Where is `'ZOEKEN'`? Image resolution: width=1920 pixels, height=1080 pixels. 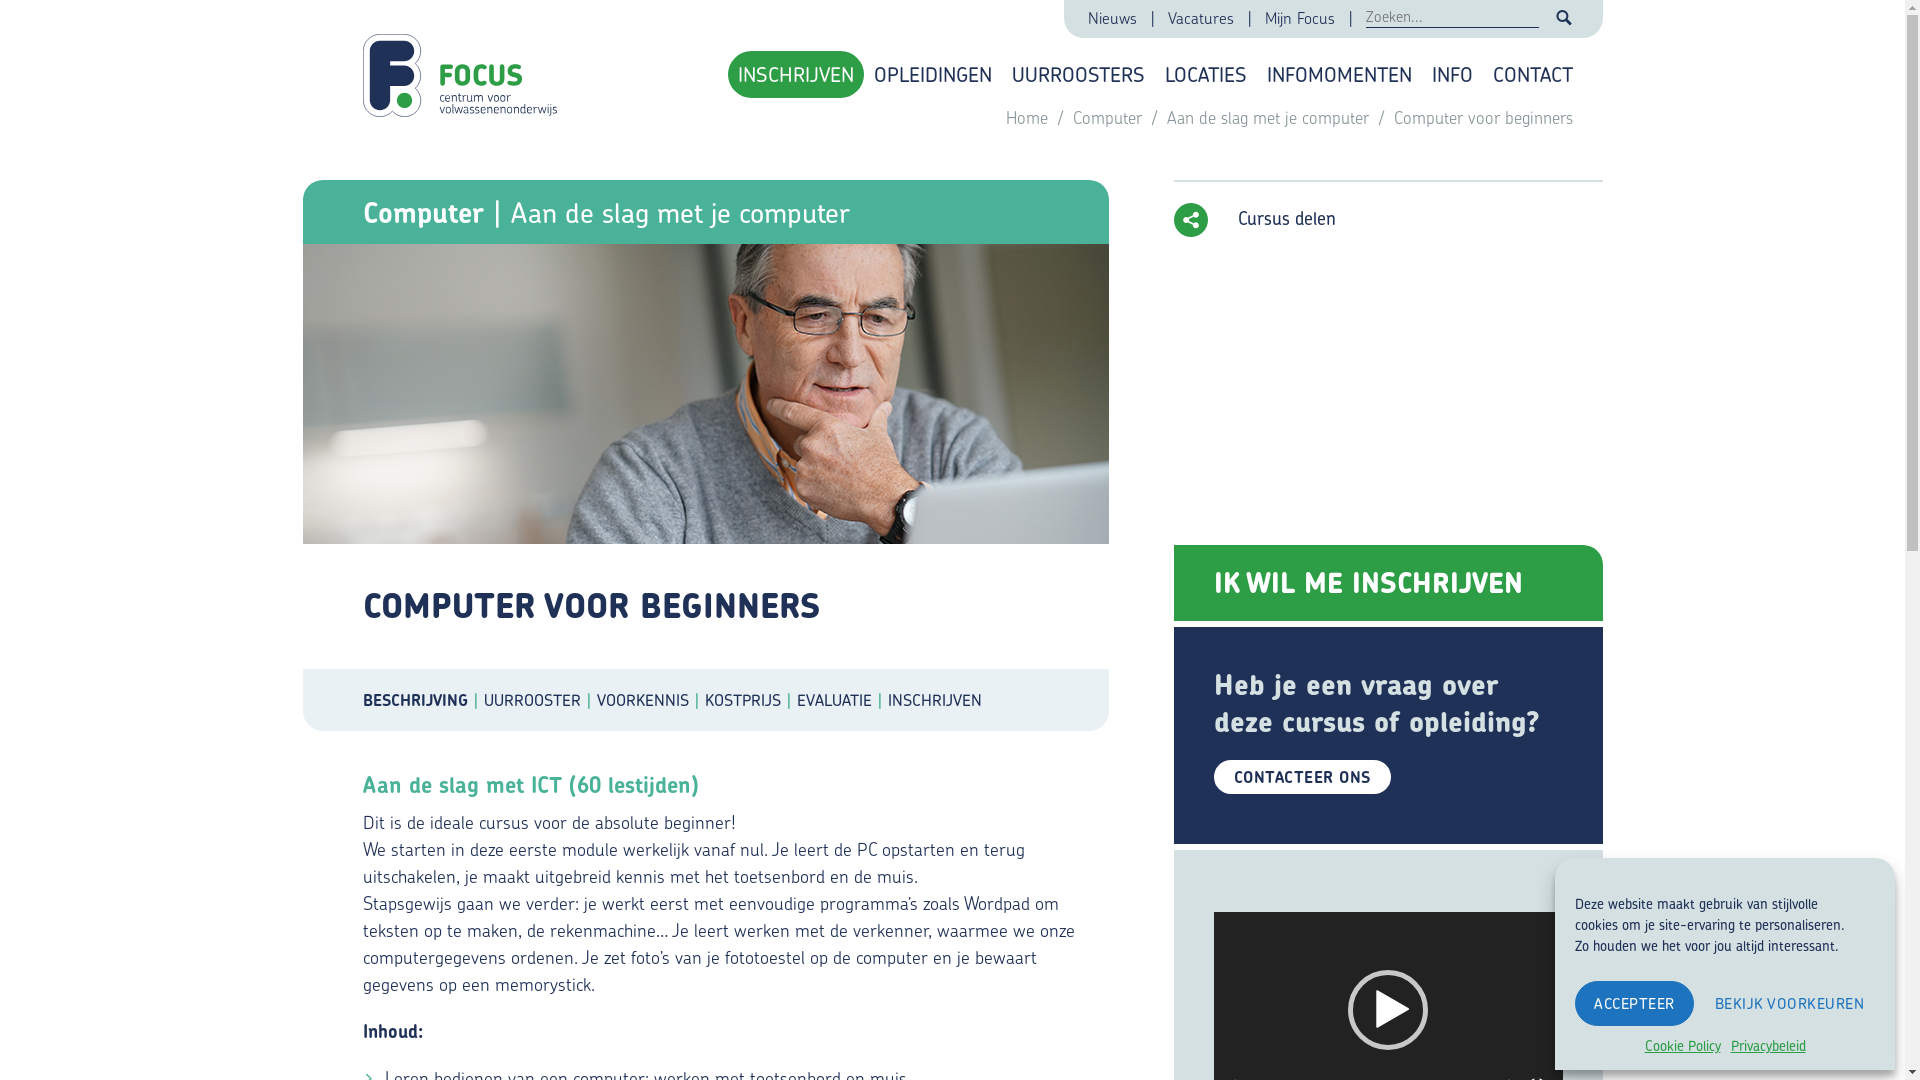
'ZOEKEN' is located at coordinates (1563, 18).